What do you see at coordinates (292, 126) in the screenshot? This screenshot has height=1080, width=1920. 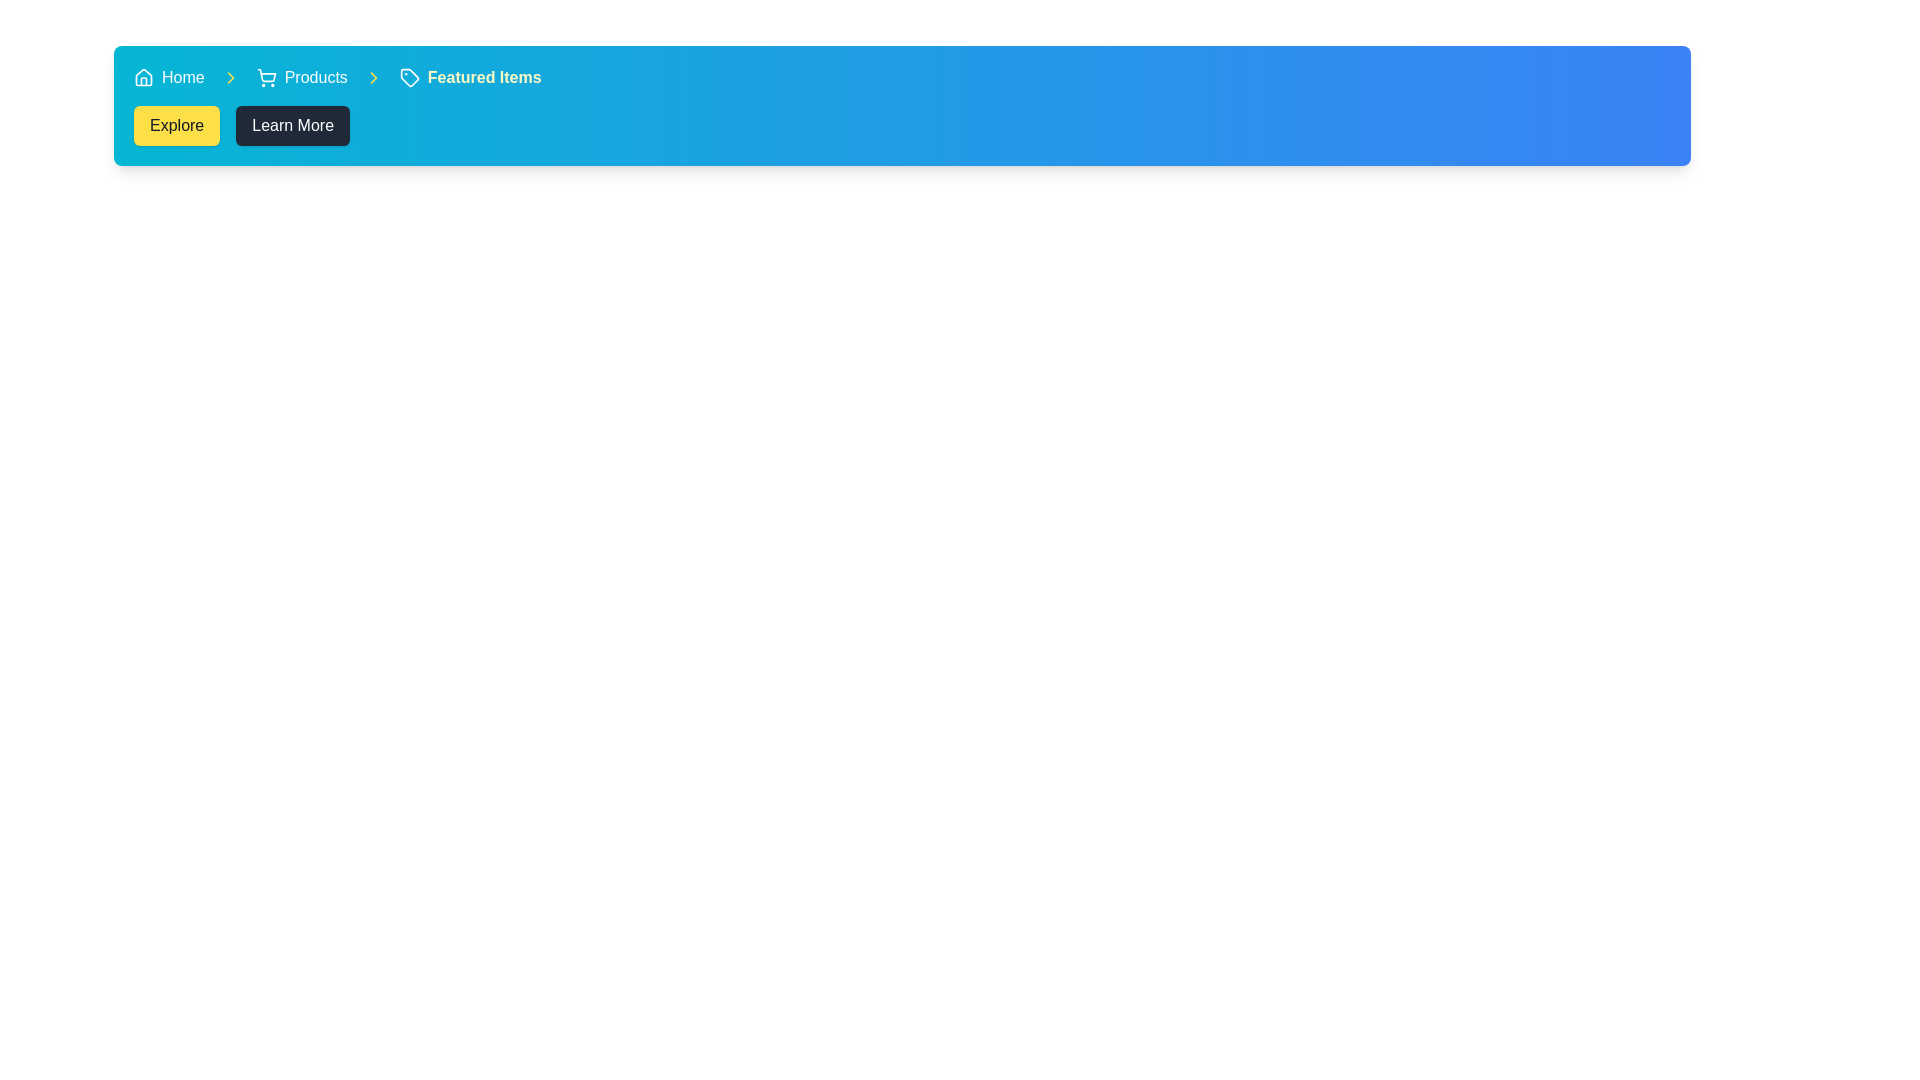 I see `the navigation button located on the right side of the group, adjacent to the yellow 'Explore' button` at bounding box center [292, 126].